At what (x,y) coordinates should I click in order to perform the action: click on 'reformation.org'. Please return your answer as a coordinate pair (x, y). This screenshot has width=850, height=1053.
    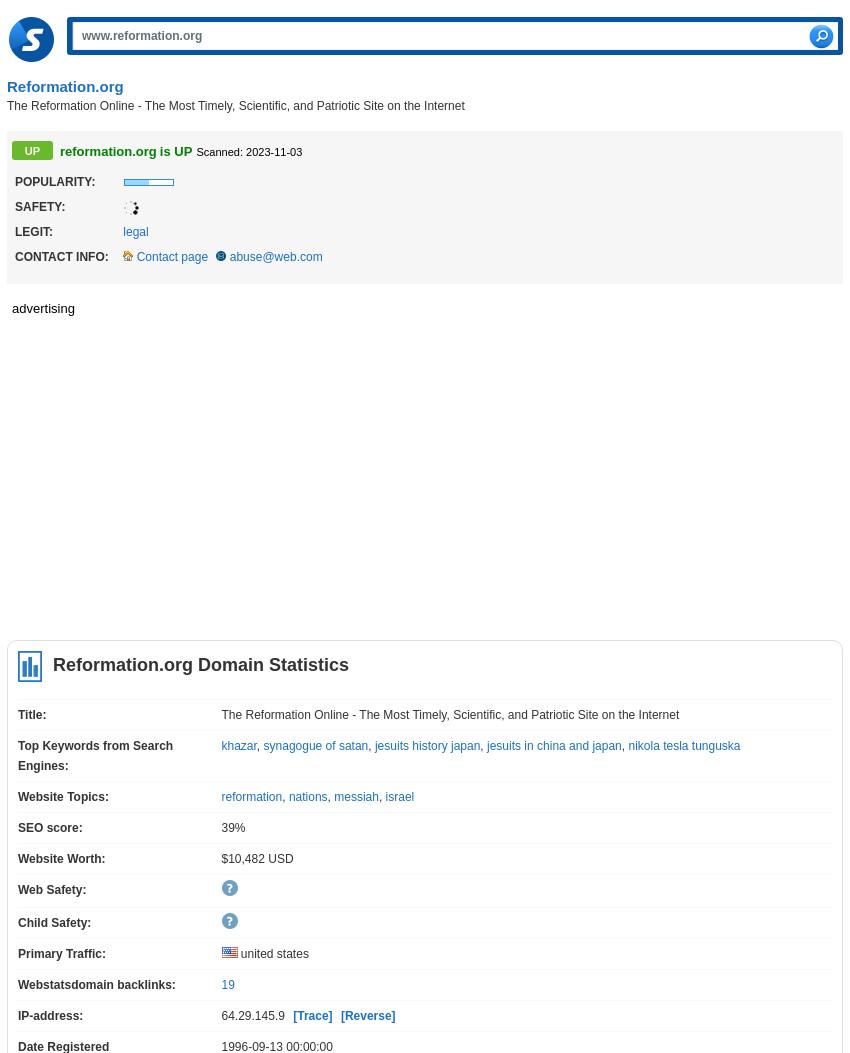
    Looking at the image, I should click on (60, 150).